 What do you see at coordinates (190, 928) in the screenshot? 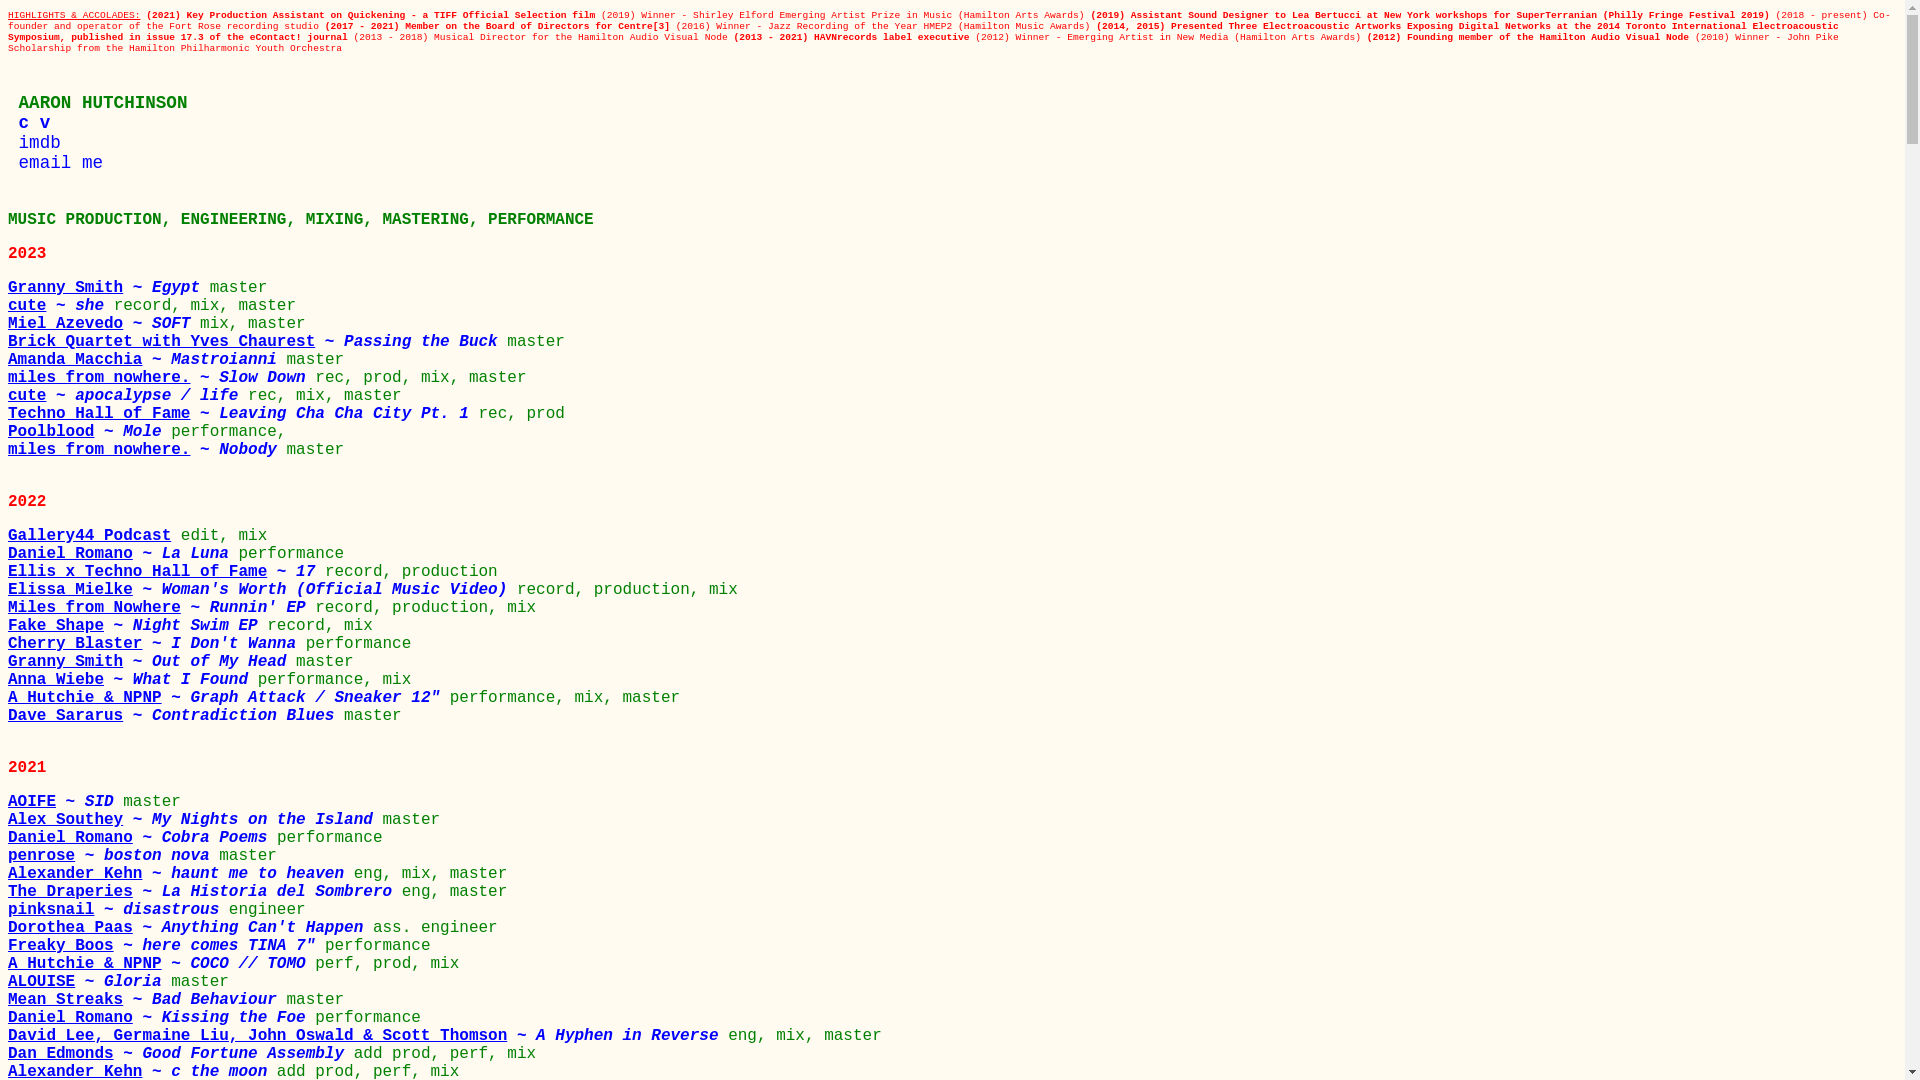
I see `'Dorothea Paas ~ Anything Can't Happen'` at bounding box center [190, 928].